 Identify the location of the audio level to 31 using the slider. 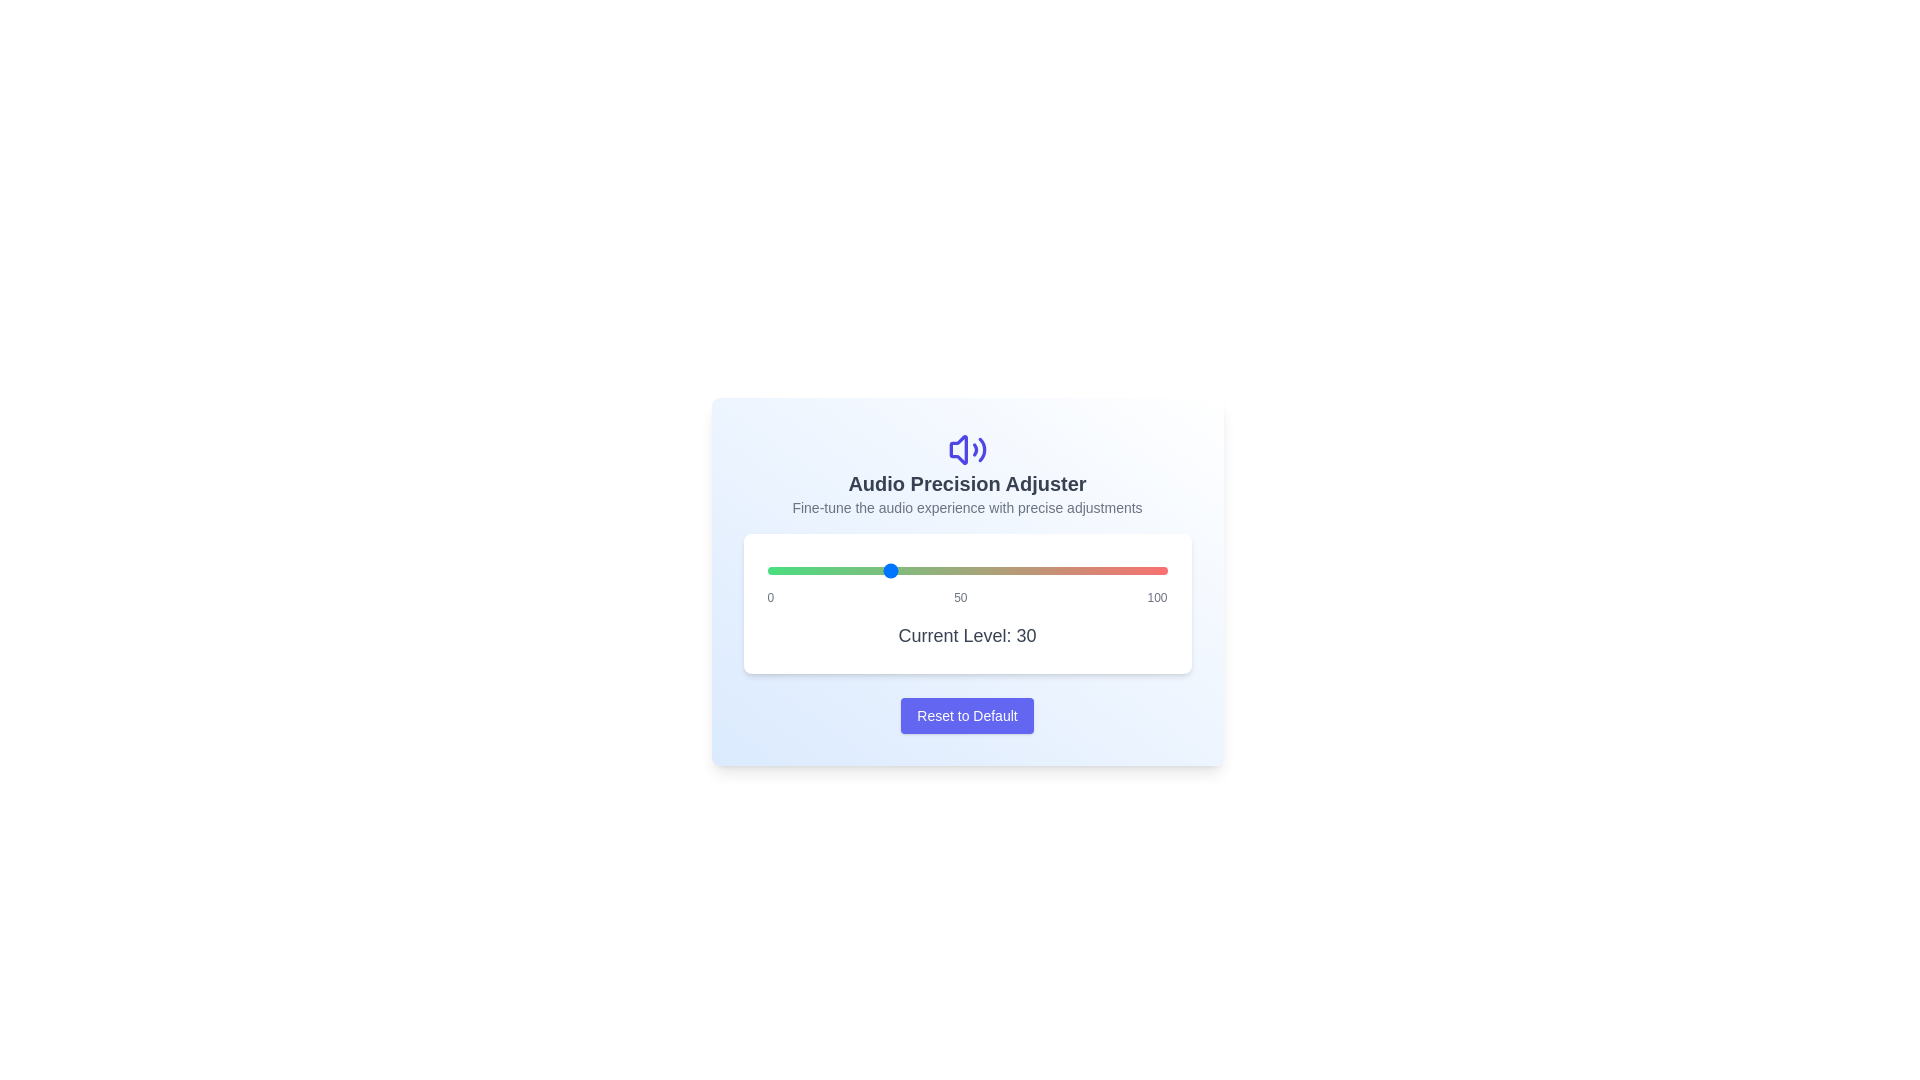
(890, 570).